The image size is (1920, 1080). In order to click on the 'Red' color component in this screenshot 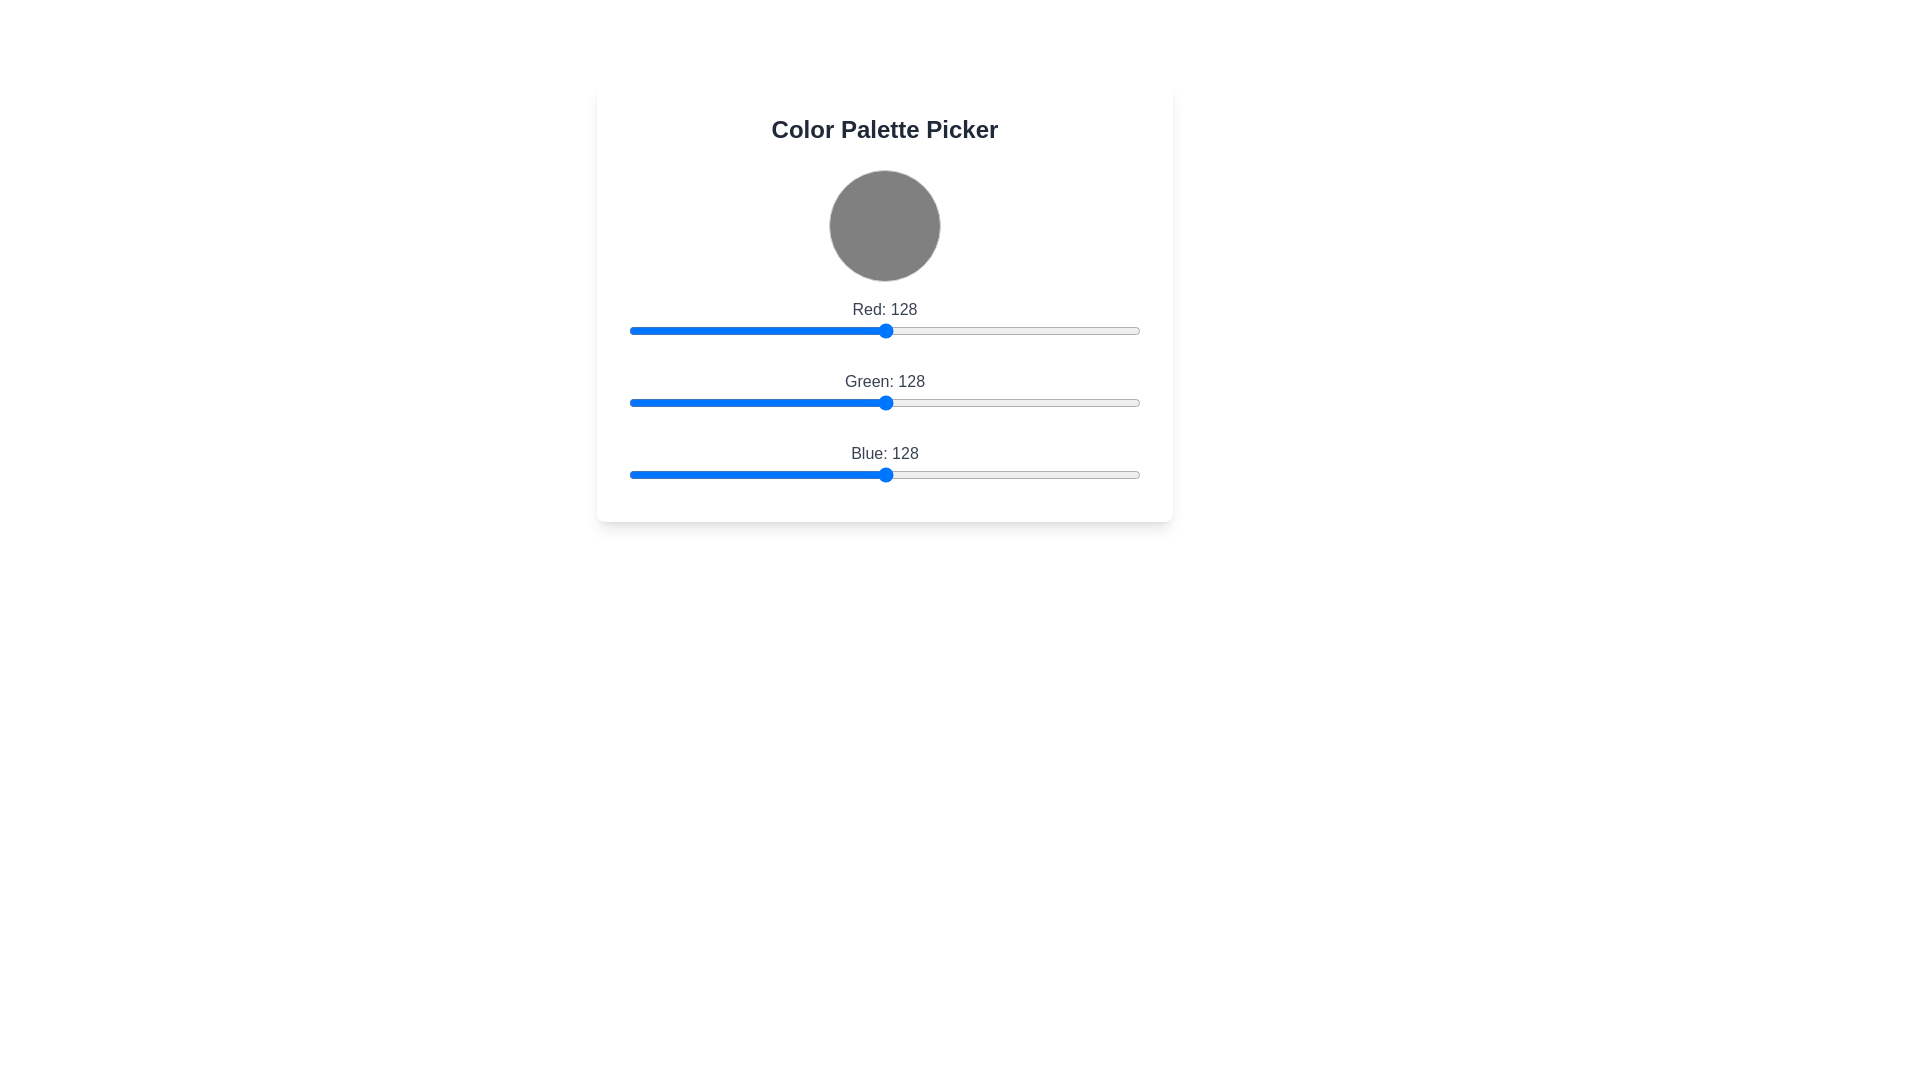, I will do `click(636, 330)`.